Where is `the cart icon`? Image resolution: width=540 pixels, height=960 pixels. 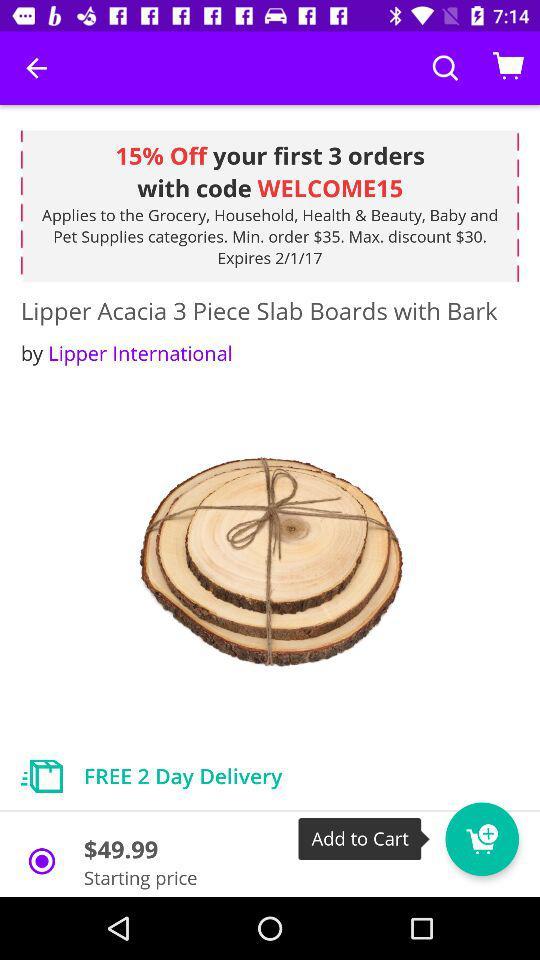 the cart icon is located at coordinates (481, 839).